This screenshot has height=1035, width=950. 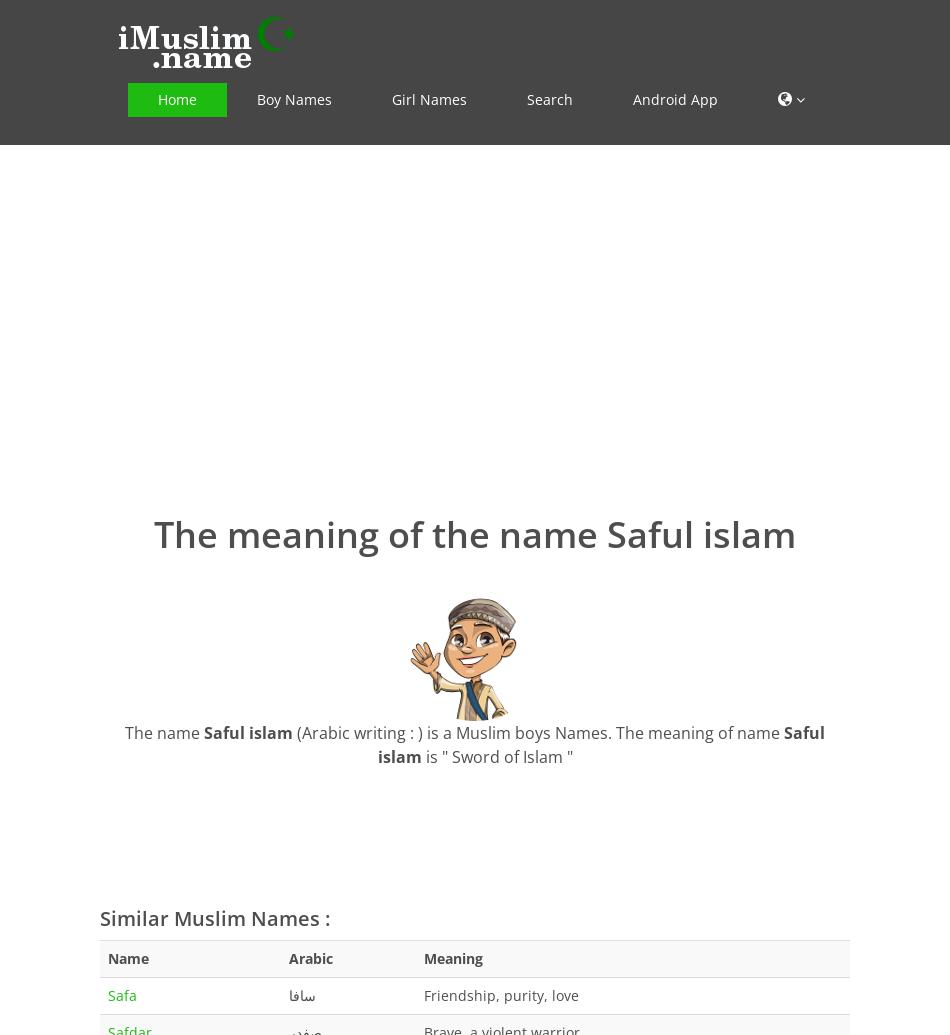 I want to click on 'Girl Names', so click(x=390, y=99).